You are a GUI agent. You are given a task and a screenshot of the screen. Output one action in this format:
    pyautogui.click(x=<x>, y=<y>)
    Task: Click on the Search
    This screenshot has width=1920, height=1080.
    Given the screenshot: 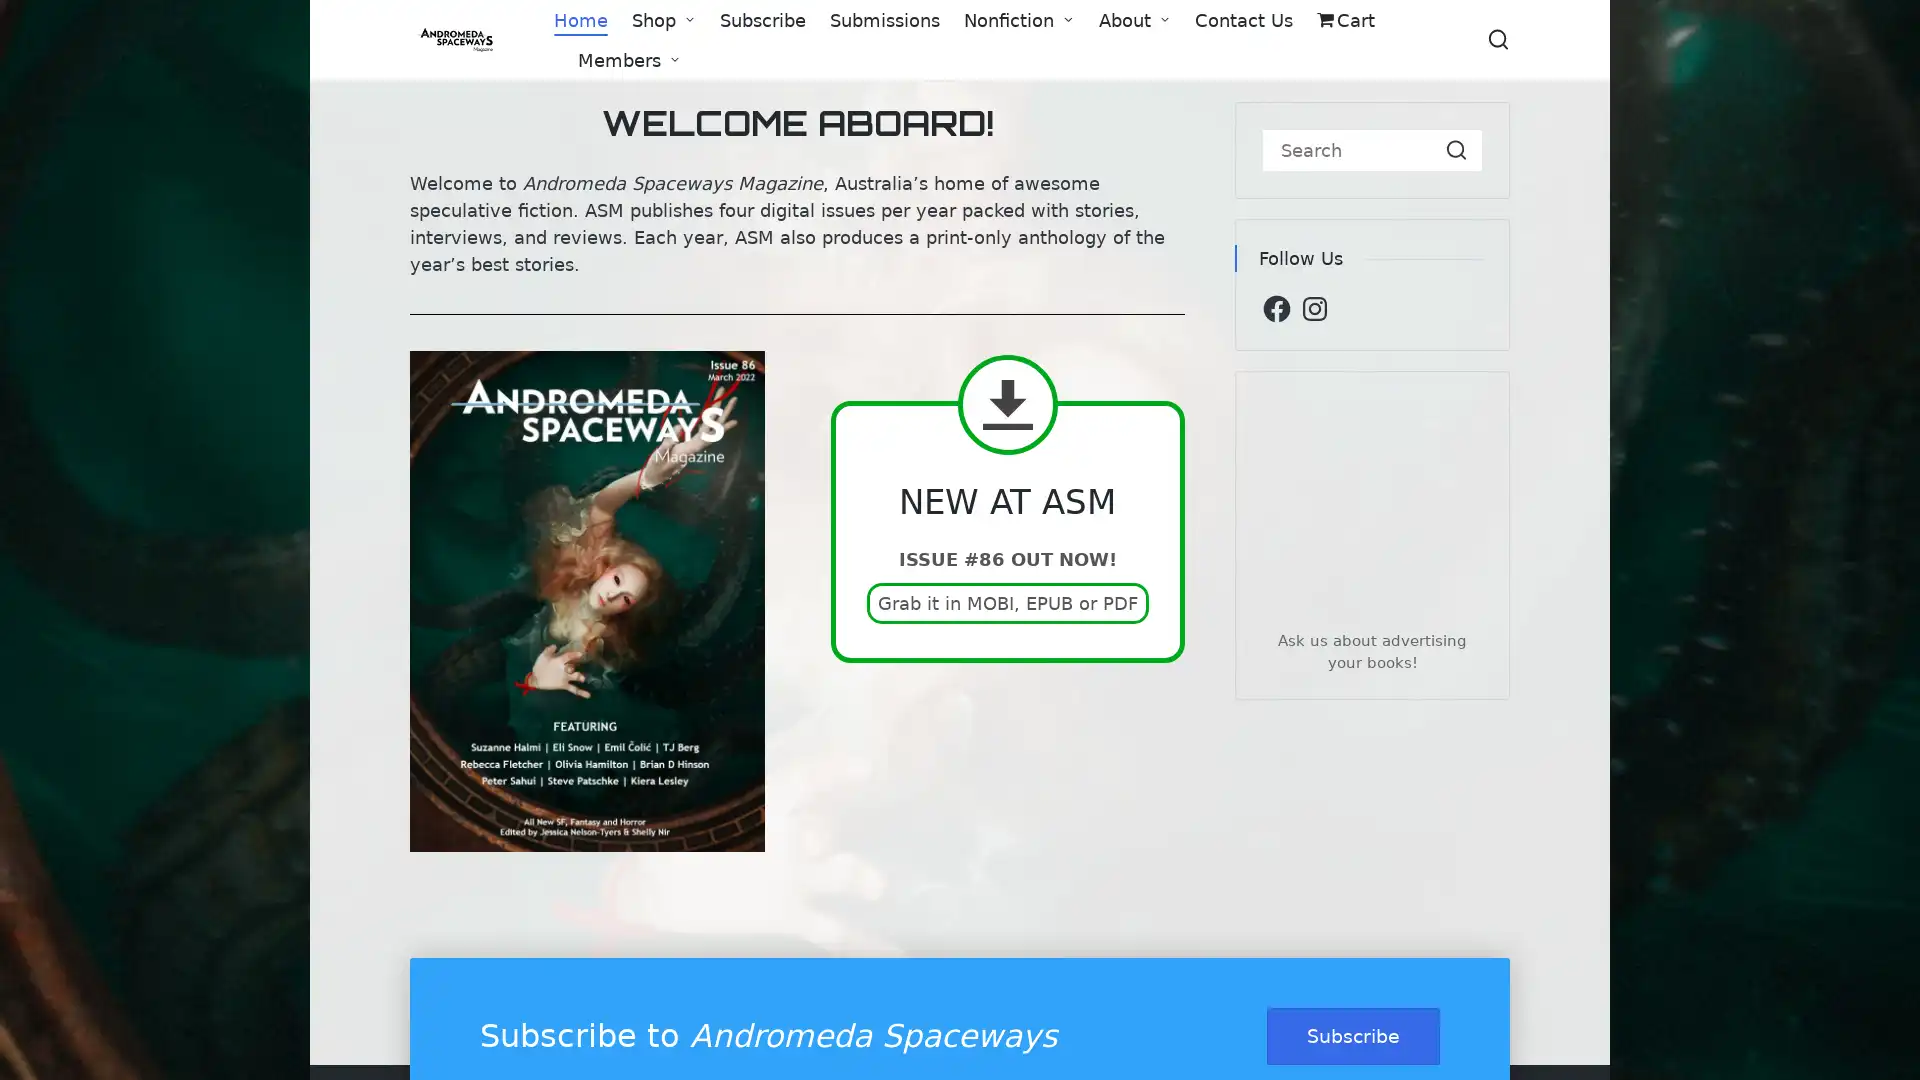 What is the action you would take?
    pyautogui.click(x=1456, y=149)
    